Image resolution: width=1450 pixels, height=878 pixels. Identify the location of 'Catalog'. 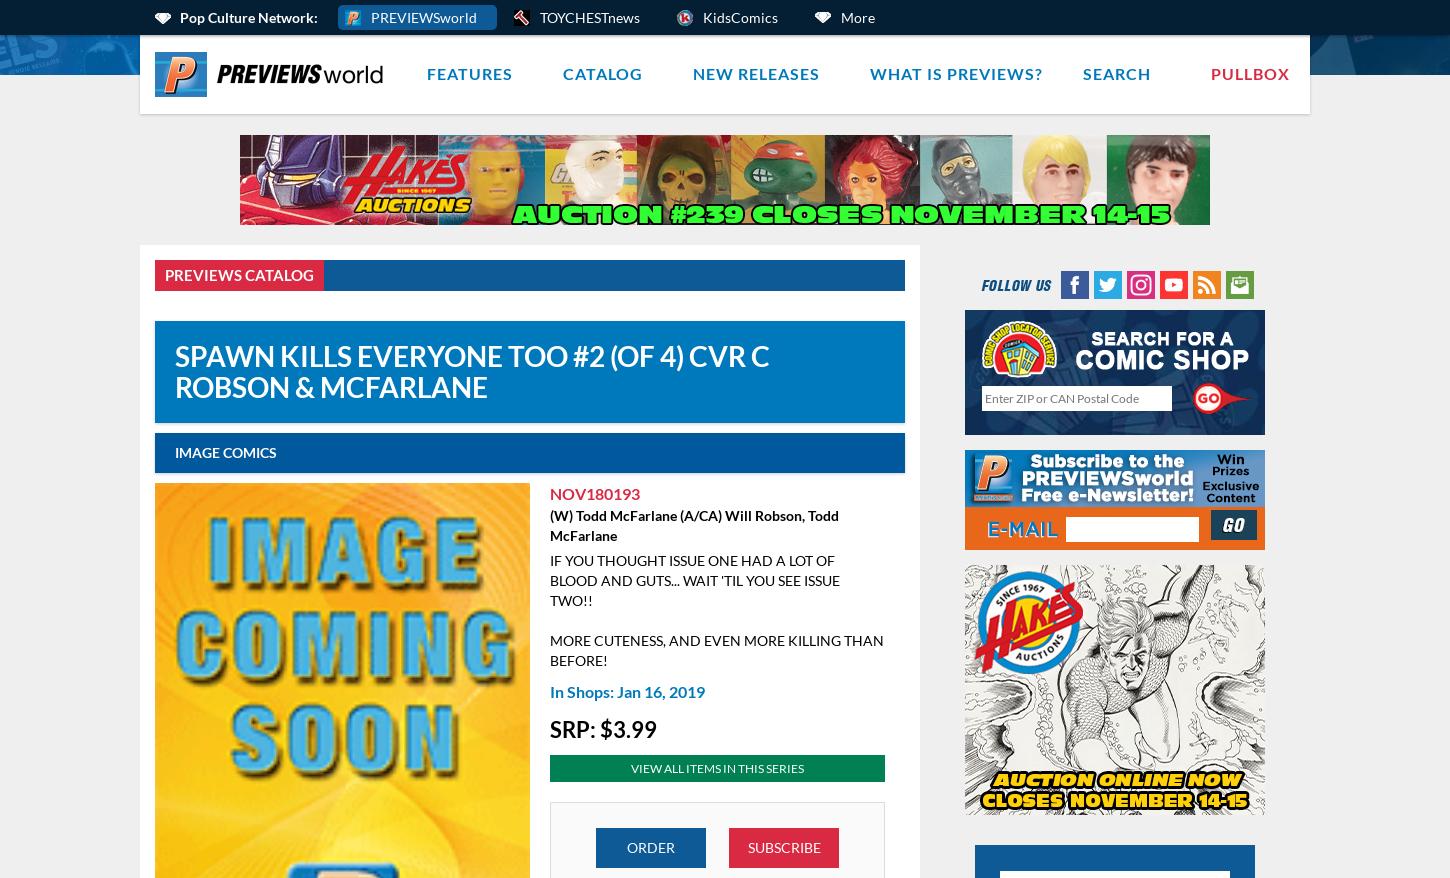
(603, 73).